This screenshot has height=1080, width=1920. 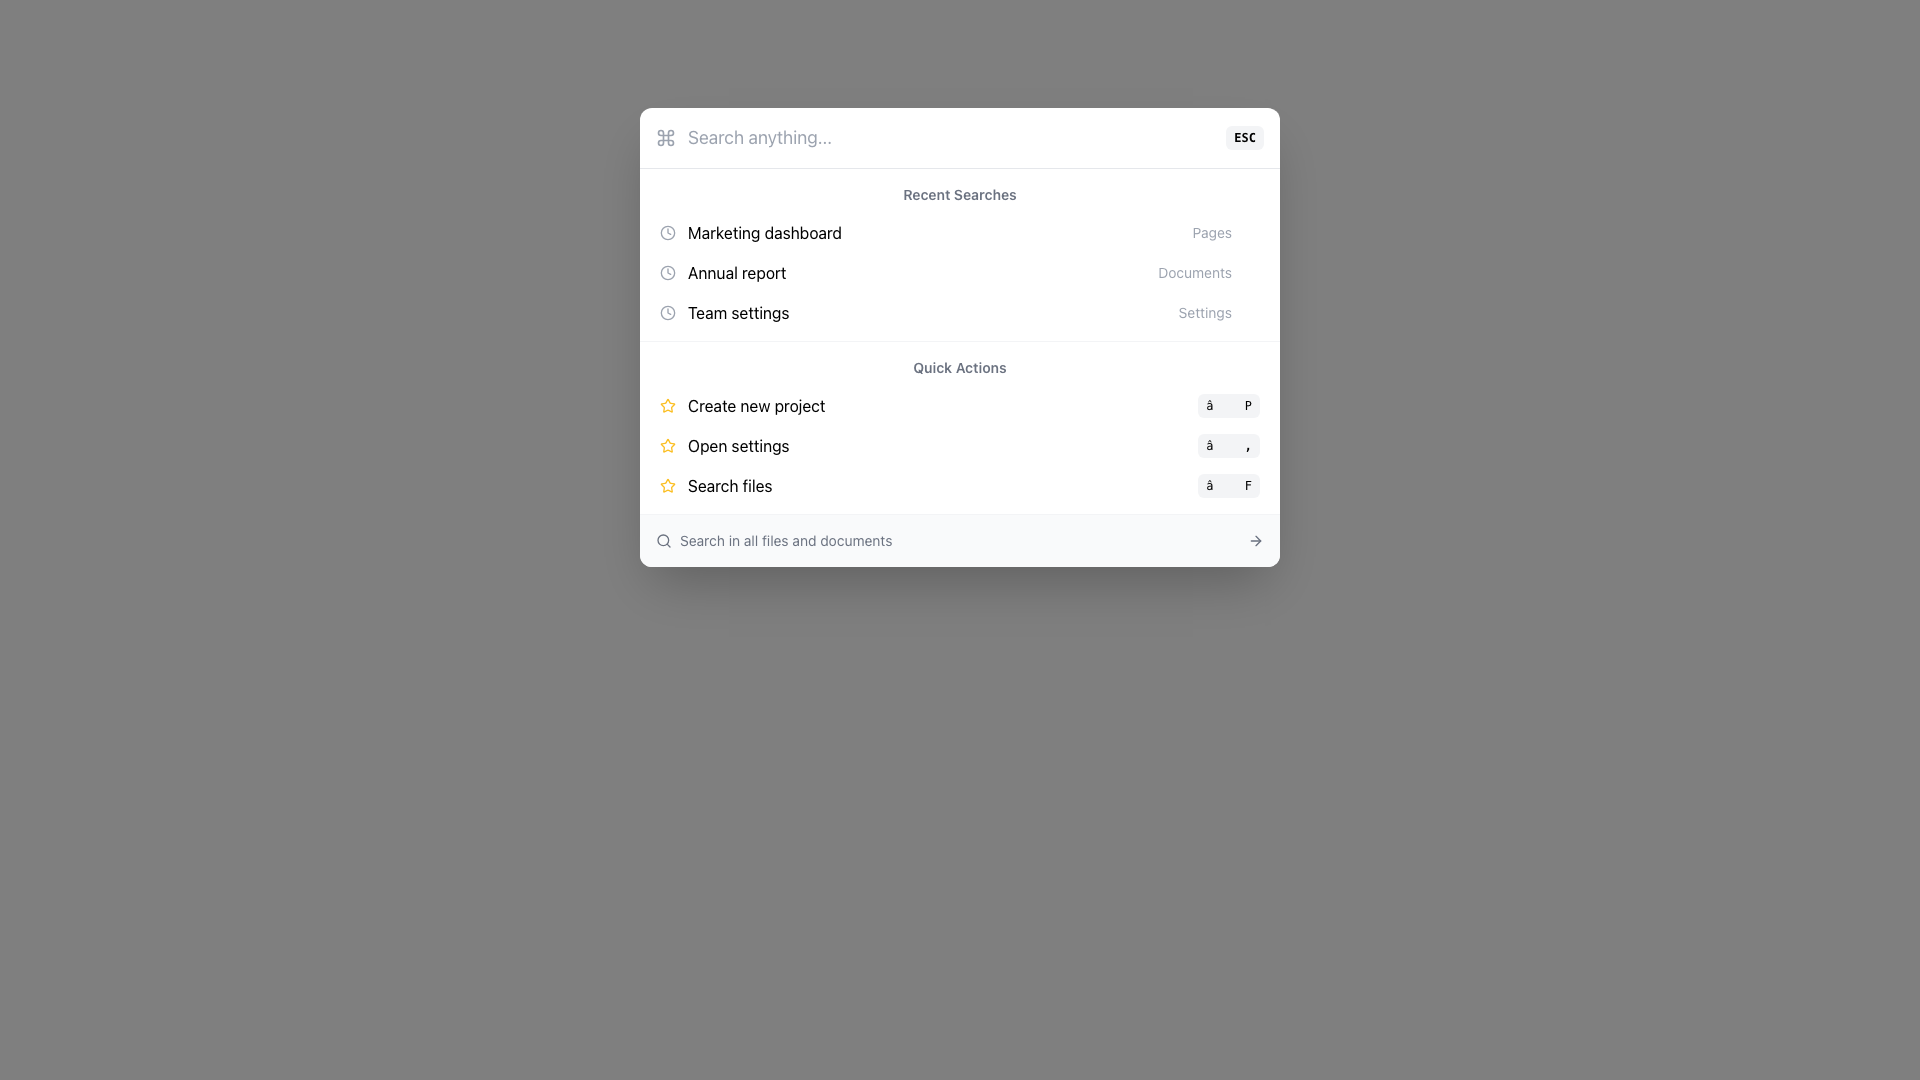 I want to click on the second item in the 'Recent Searches' section, so click(x=960, y=273).